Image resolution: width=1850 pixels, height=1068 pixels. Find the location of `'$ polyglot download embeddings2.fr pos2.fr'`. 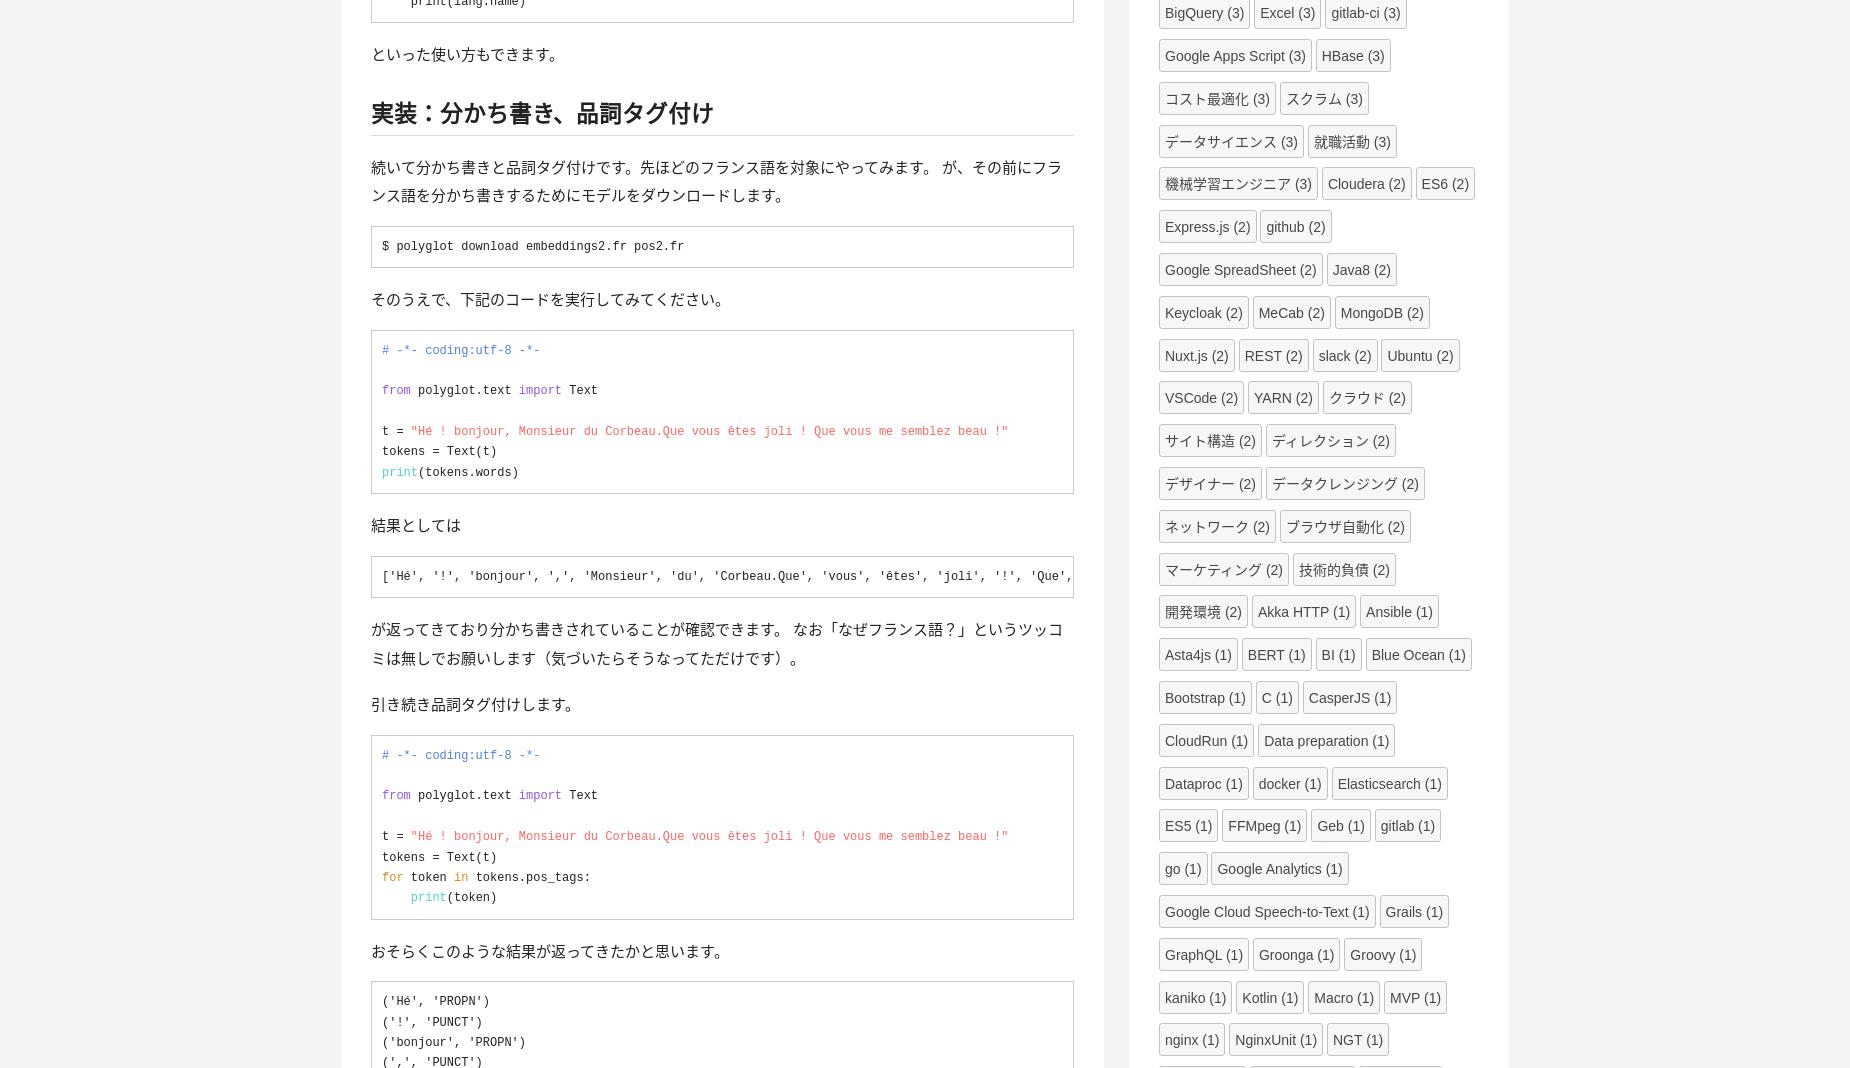

'$ polyglot download embeddings2.fr pos2.fr' is located at coordinates (381, 245).